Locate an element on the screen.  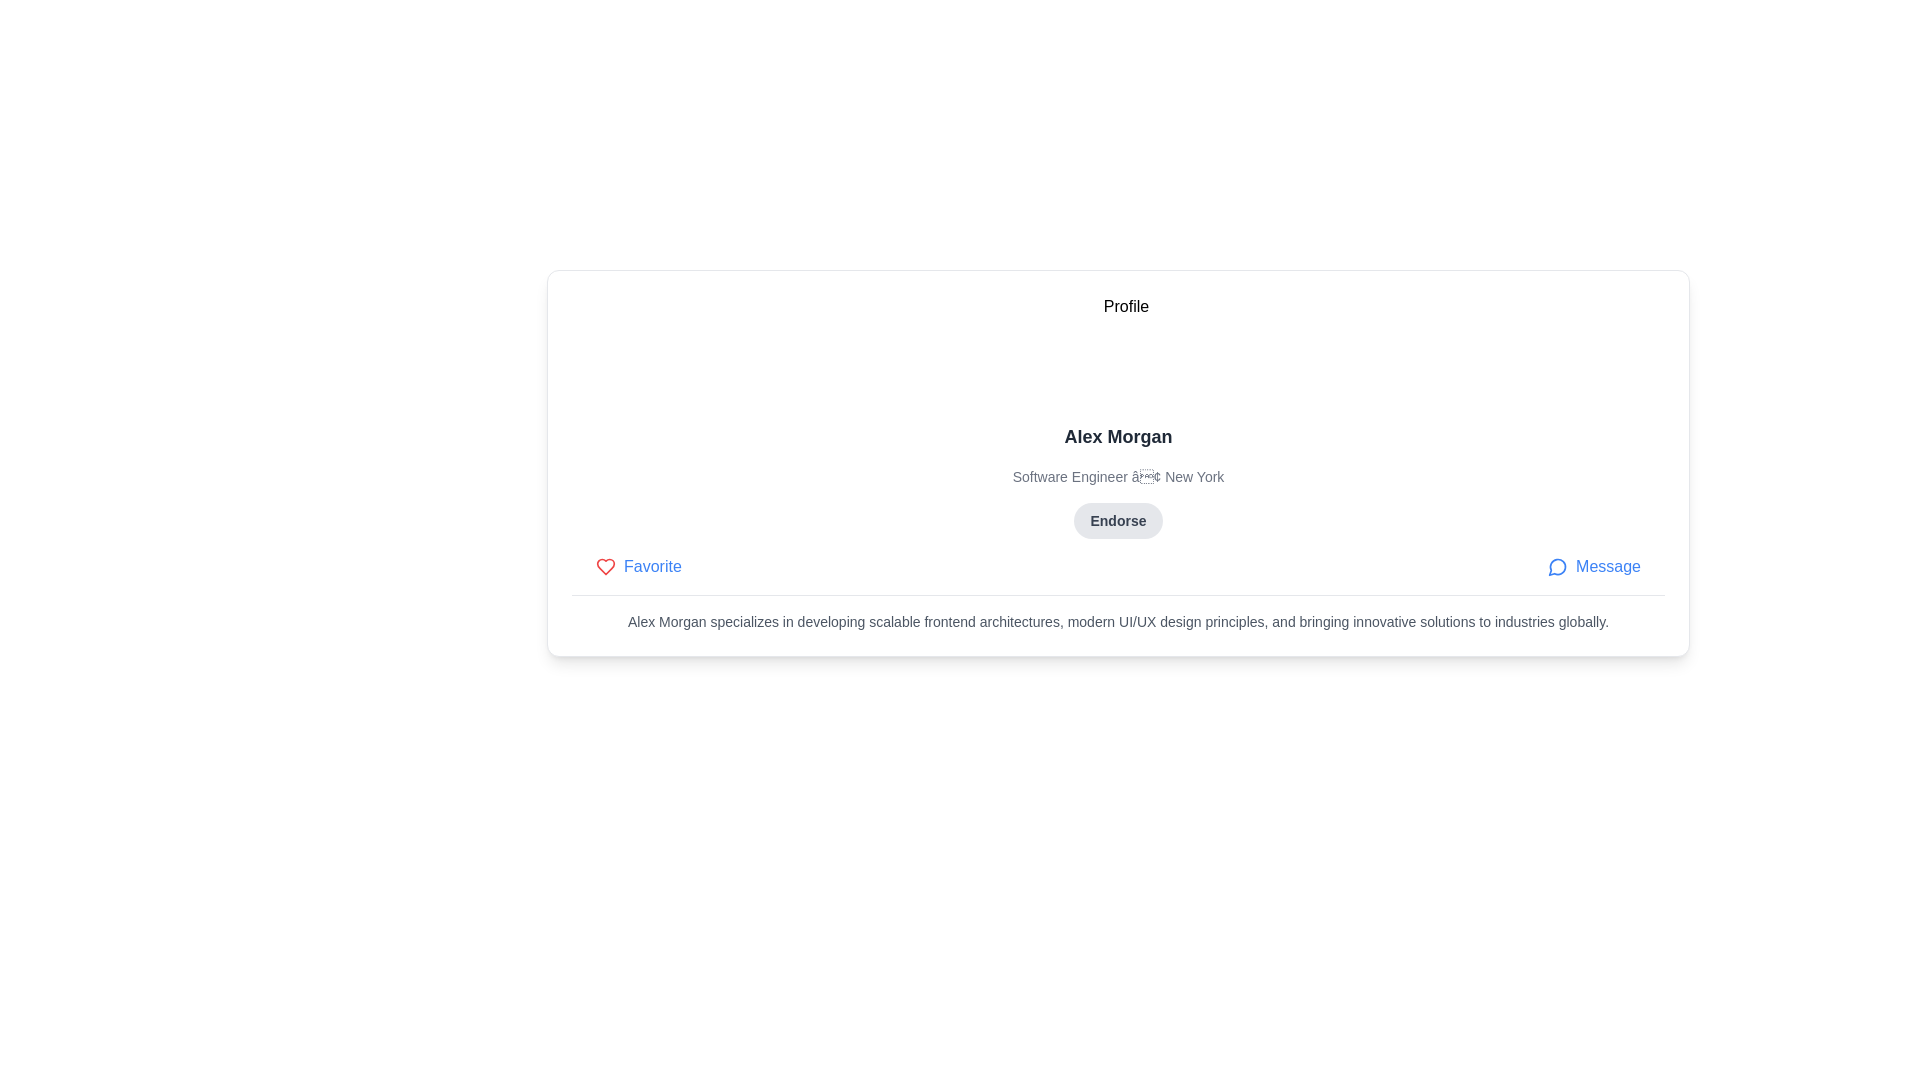
the 'Message' icon represented by a circular message bubble located in the bottom-right corner of the interactive profile card is located at coordinates (1556, 567).